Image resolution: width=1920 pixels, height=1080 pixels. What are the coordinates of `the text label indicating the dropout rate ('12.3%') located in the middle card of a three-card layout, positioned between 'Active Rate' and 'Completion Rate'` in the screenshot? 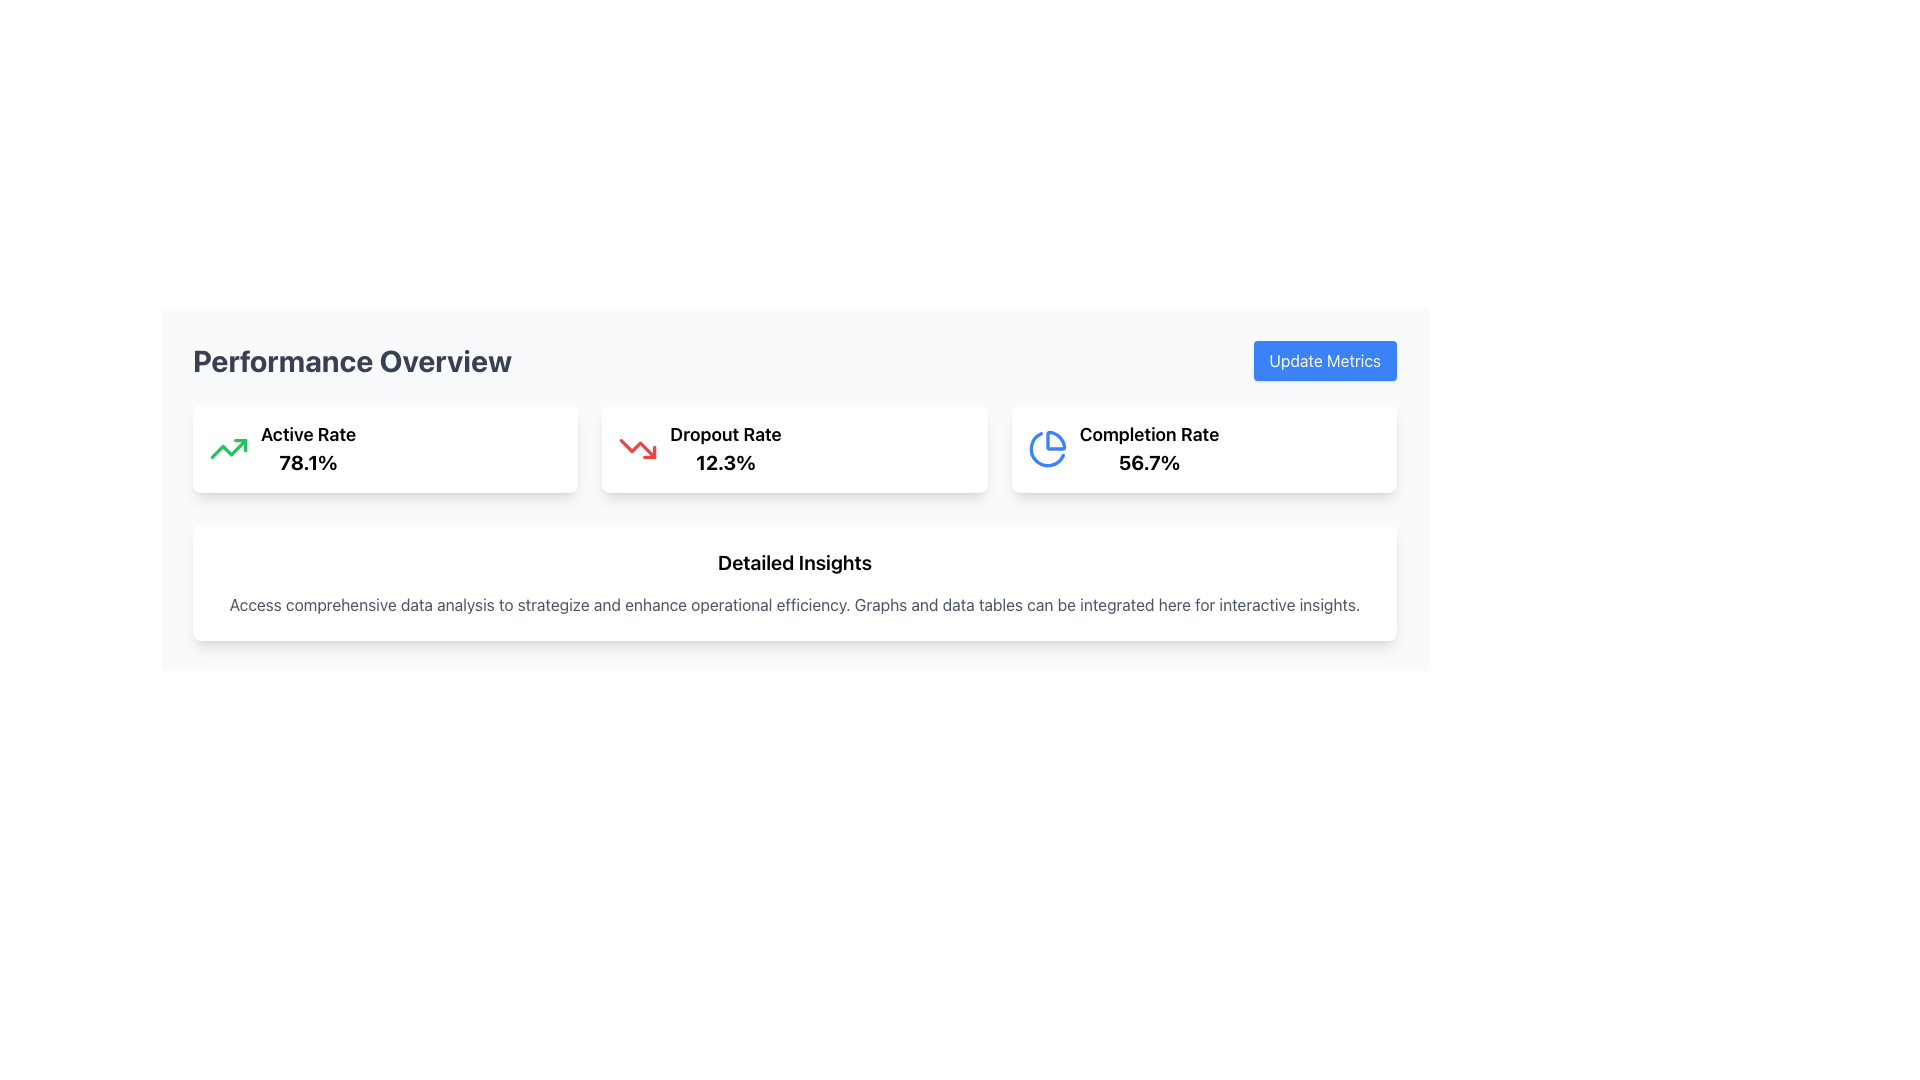 It's located at (724, 434).